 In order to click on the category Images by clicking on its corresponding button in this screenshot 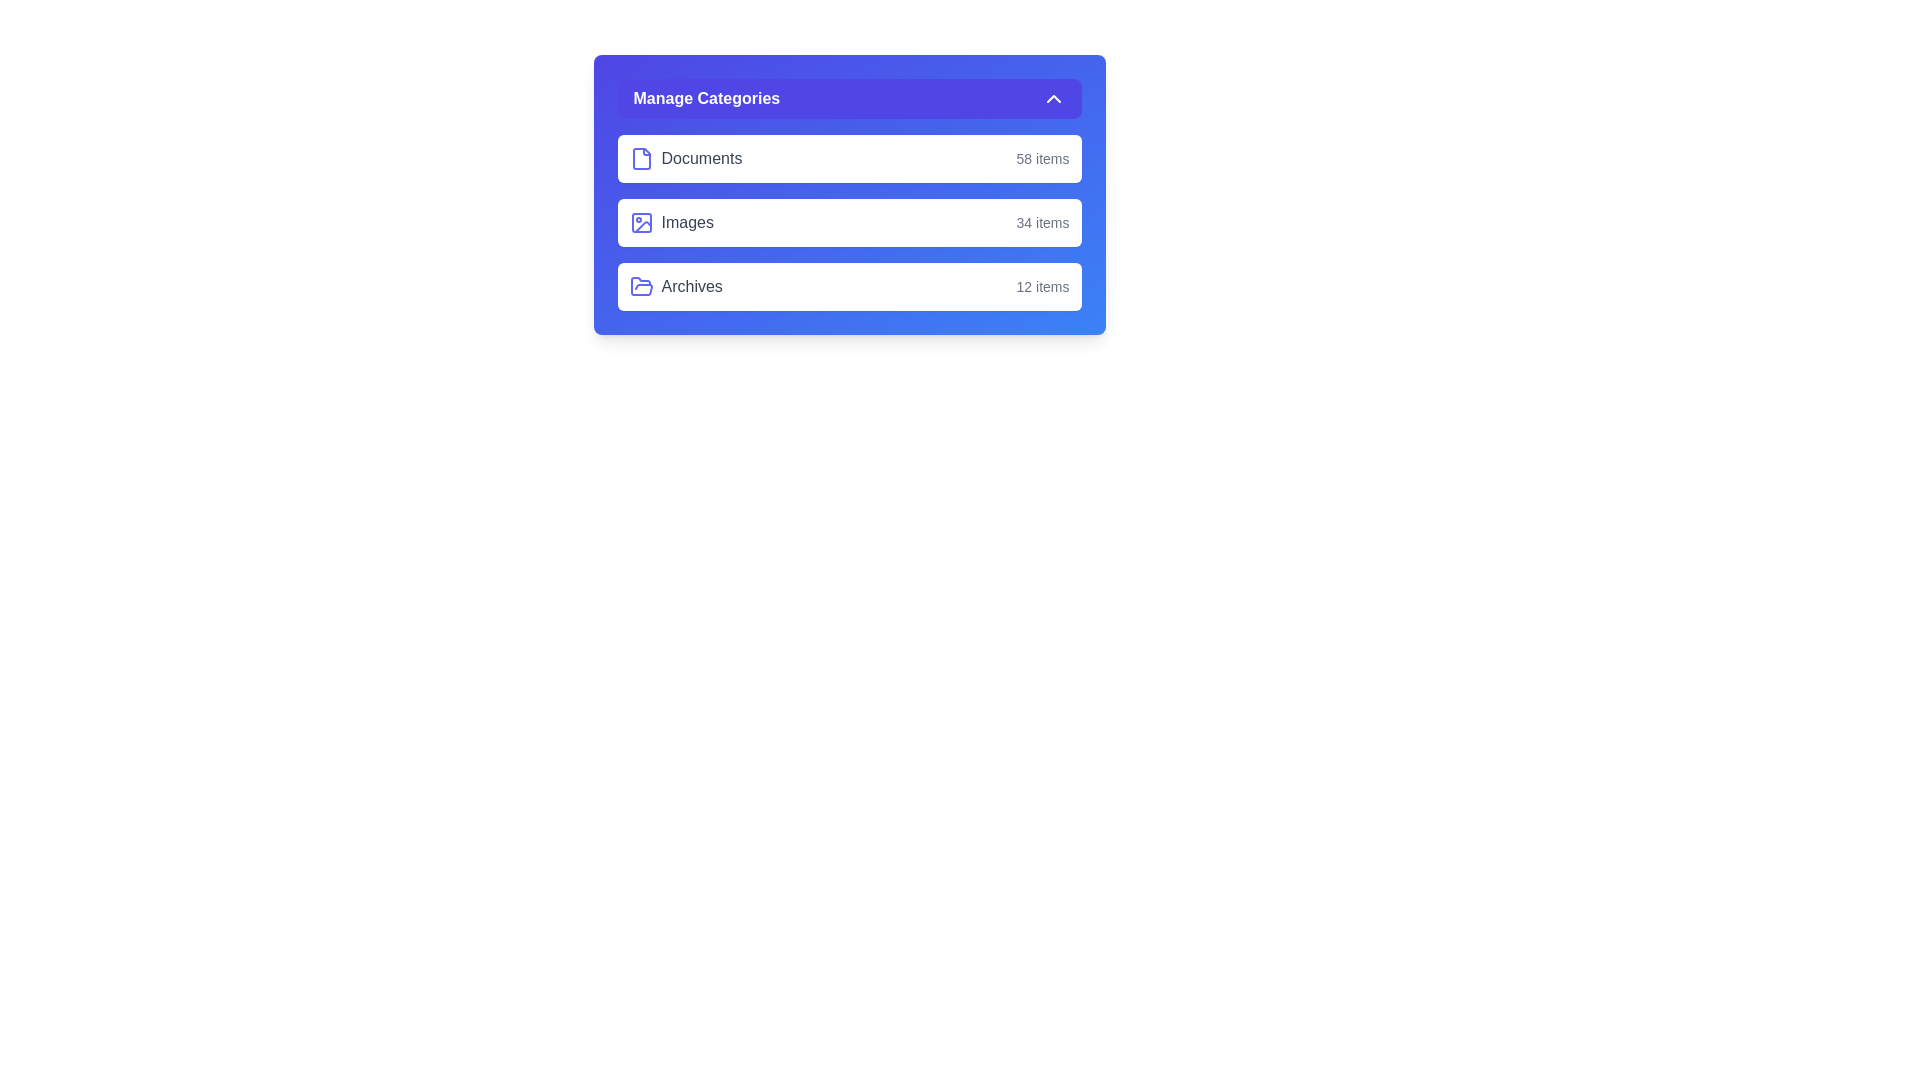, I will do `click(849, 223)`.